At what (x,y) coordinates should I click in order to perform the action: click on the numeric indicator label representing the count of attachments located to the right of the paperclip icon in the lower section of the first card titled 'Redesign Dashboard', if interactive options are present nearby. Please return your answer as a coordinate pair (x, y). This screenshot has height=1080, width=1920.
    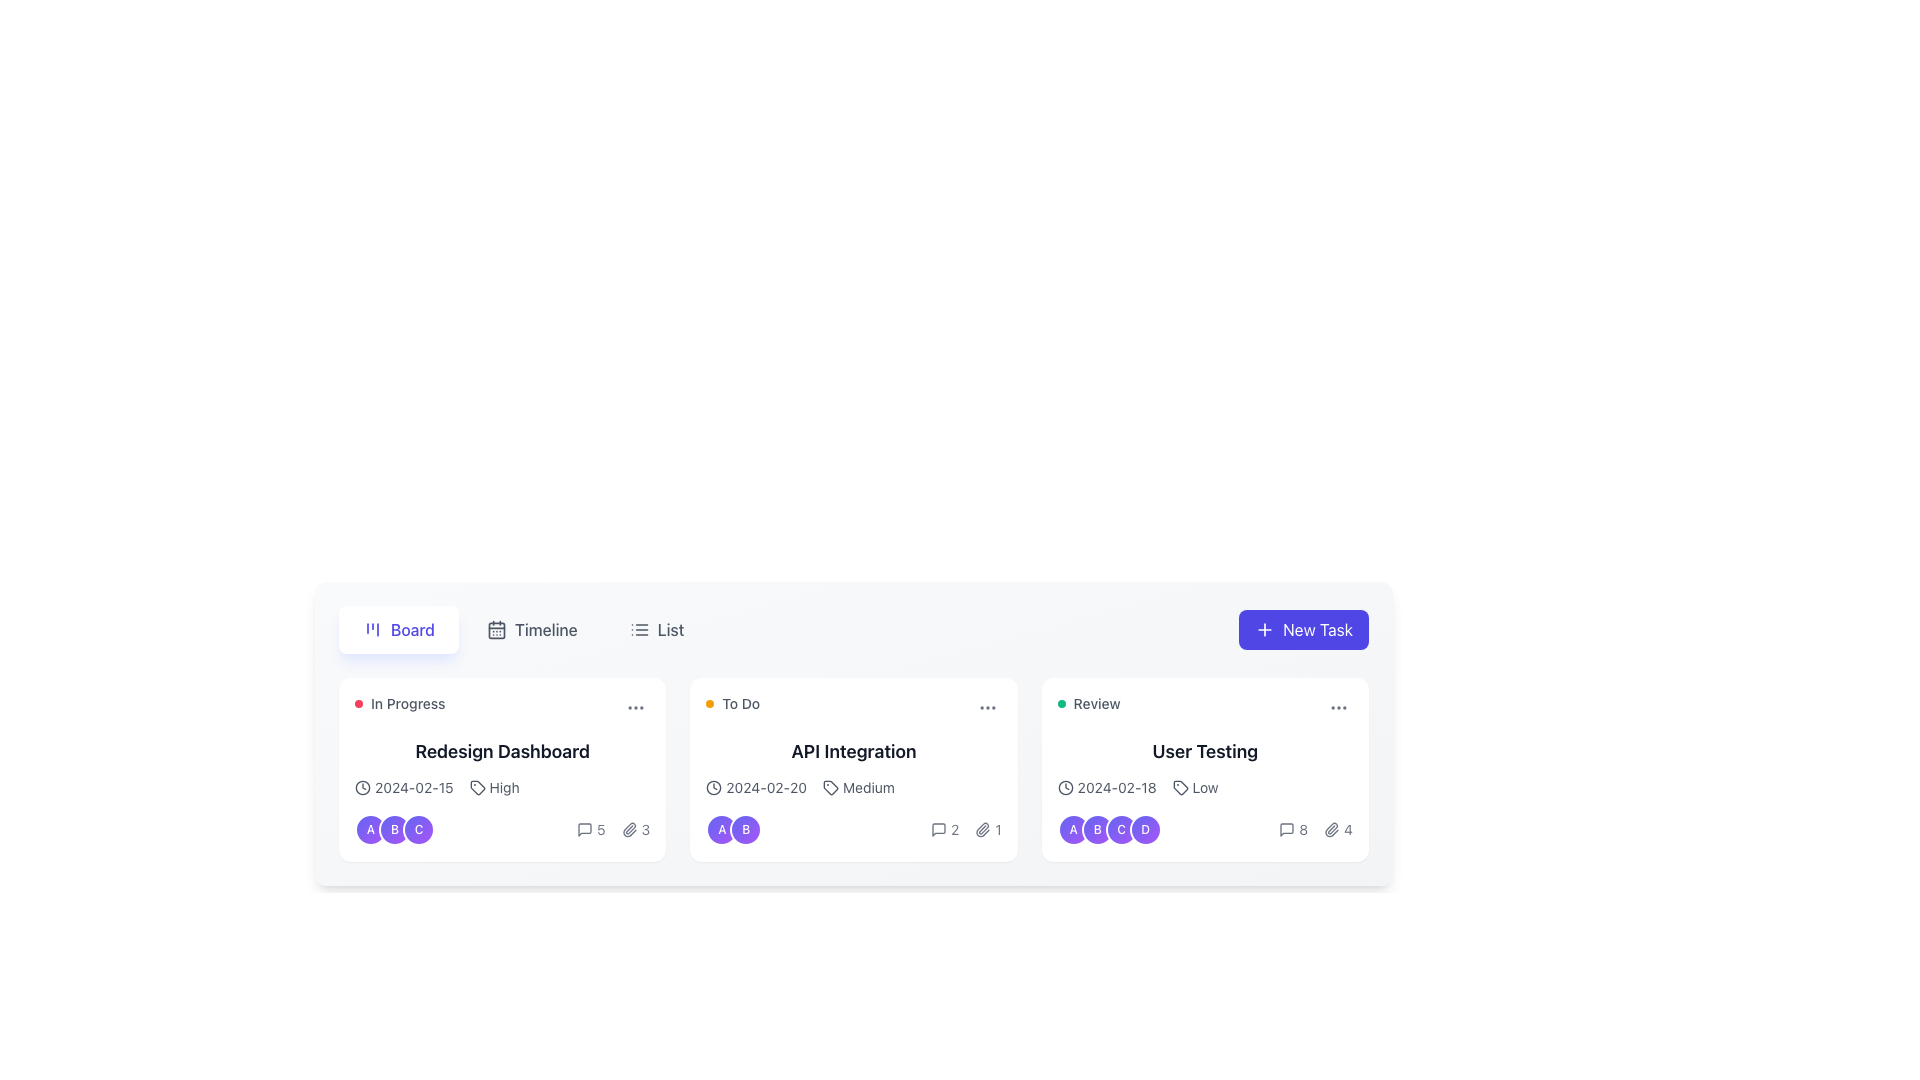
    Looking at the image, I should click on (612, 829).